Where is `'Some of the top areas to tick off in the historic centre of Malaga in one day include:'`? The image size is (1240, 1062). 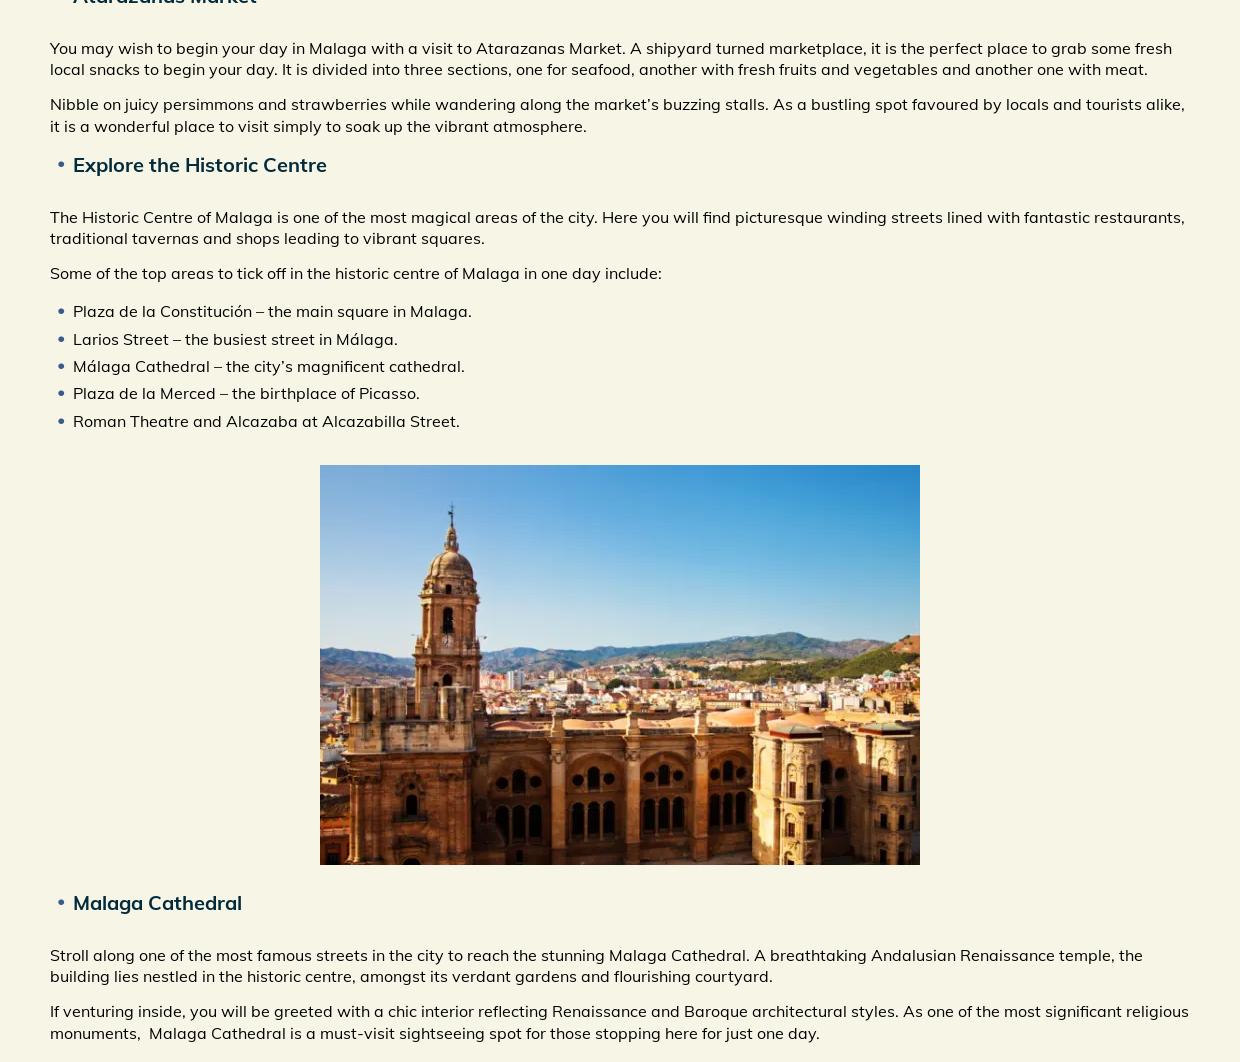
'Some of the top areas to tick off in the historic centre of Malaga in one day include:' is located at coordinates (48, 272).